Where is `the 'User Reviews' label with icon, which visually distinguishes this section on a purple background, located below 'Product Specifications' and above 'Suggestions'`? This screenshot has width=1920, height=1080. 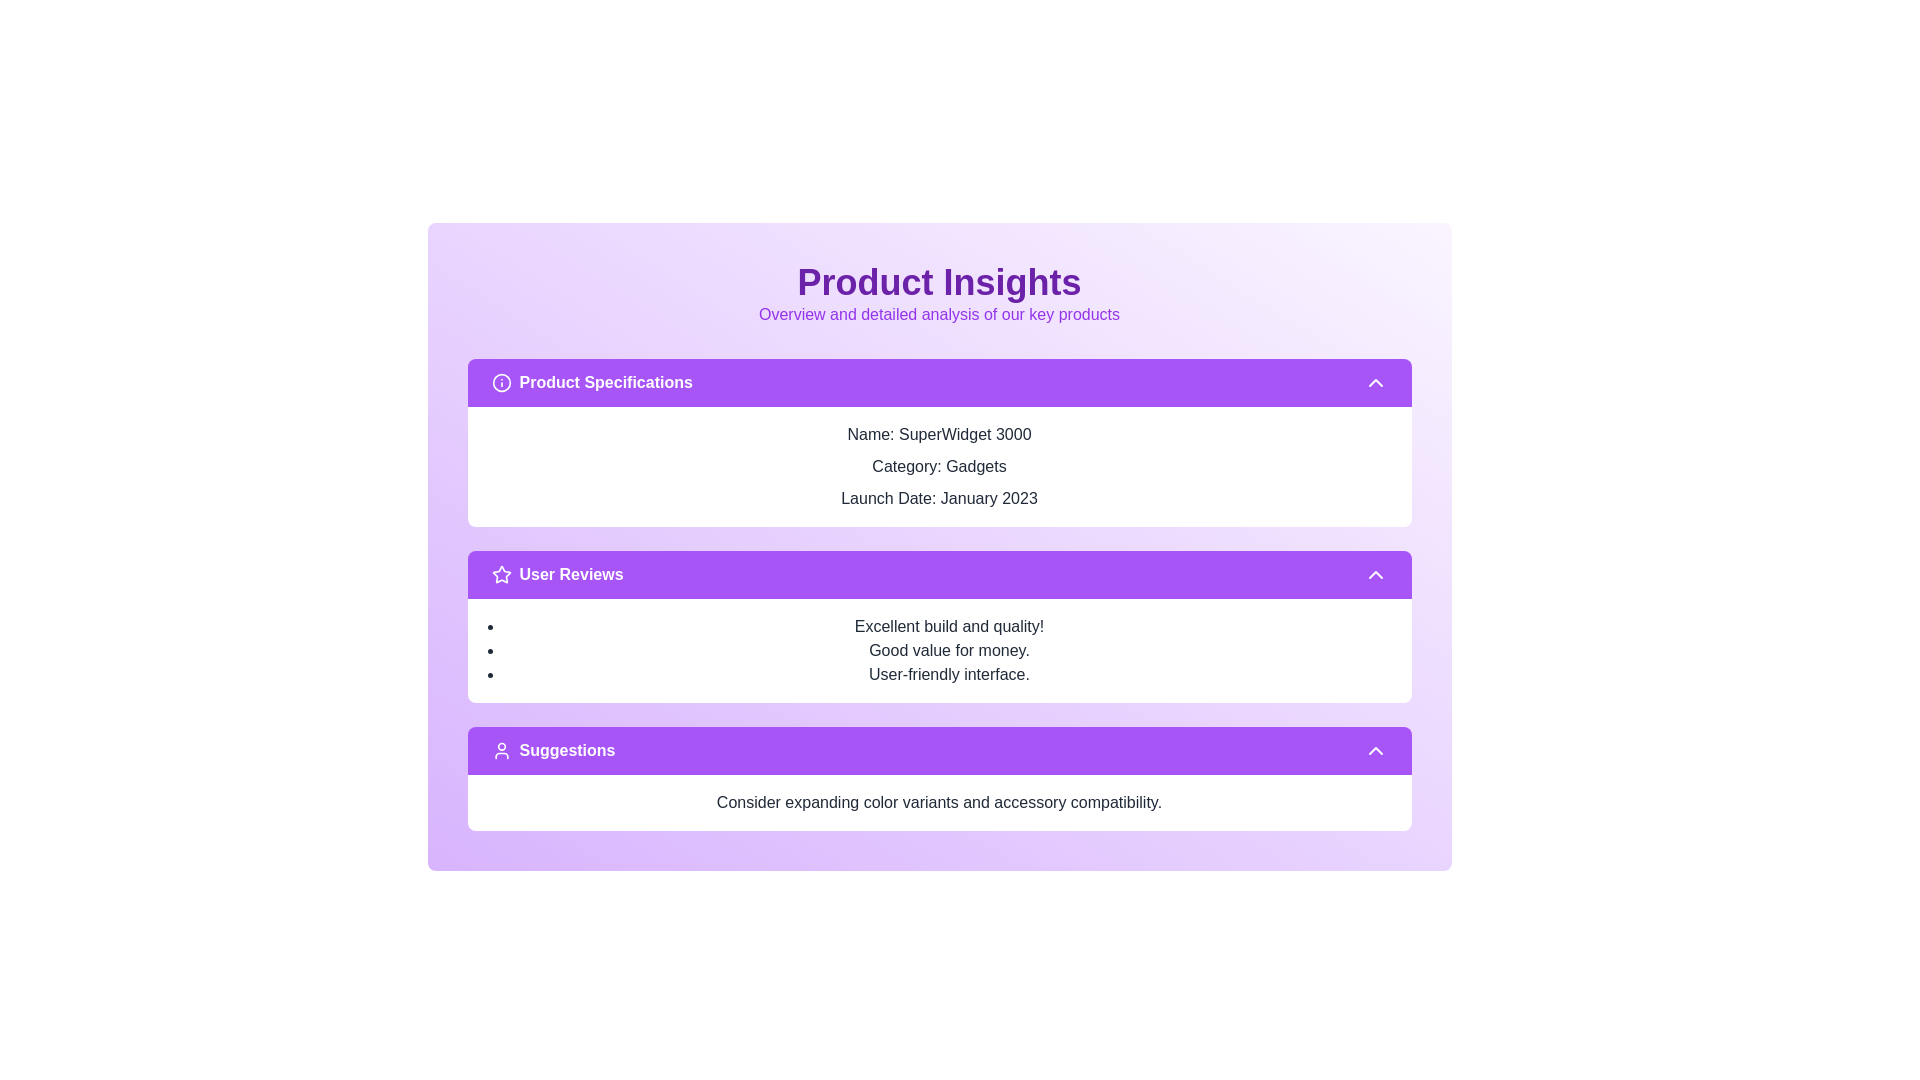 the 'User Reviews' label with icon, which visually distinguishes this section on a purple background, located below 'Product Specifications' and above 'Suggestions' is located at coordinates (557, 574).